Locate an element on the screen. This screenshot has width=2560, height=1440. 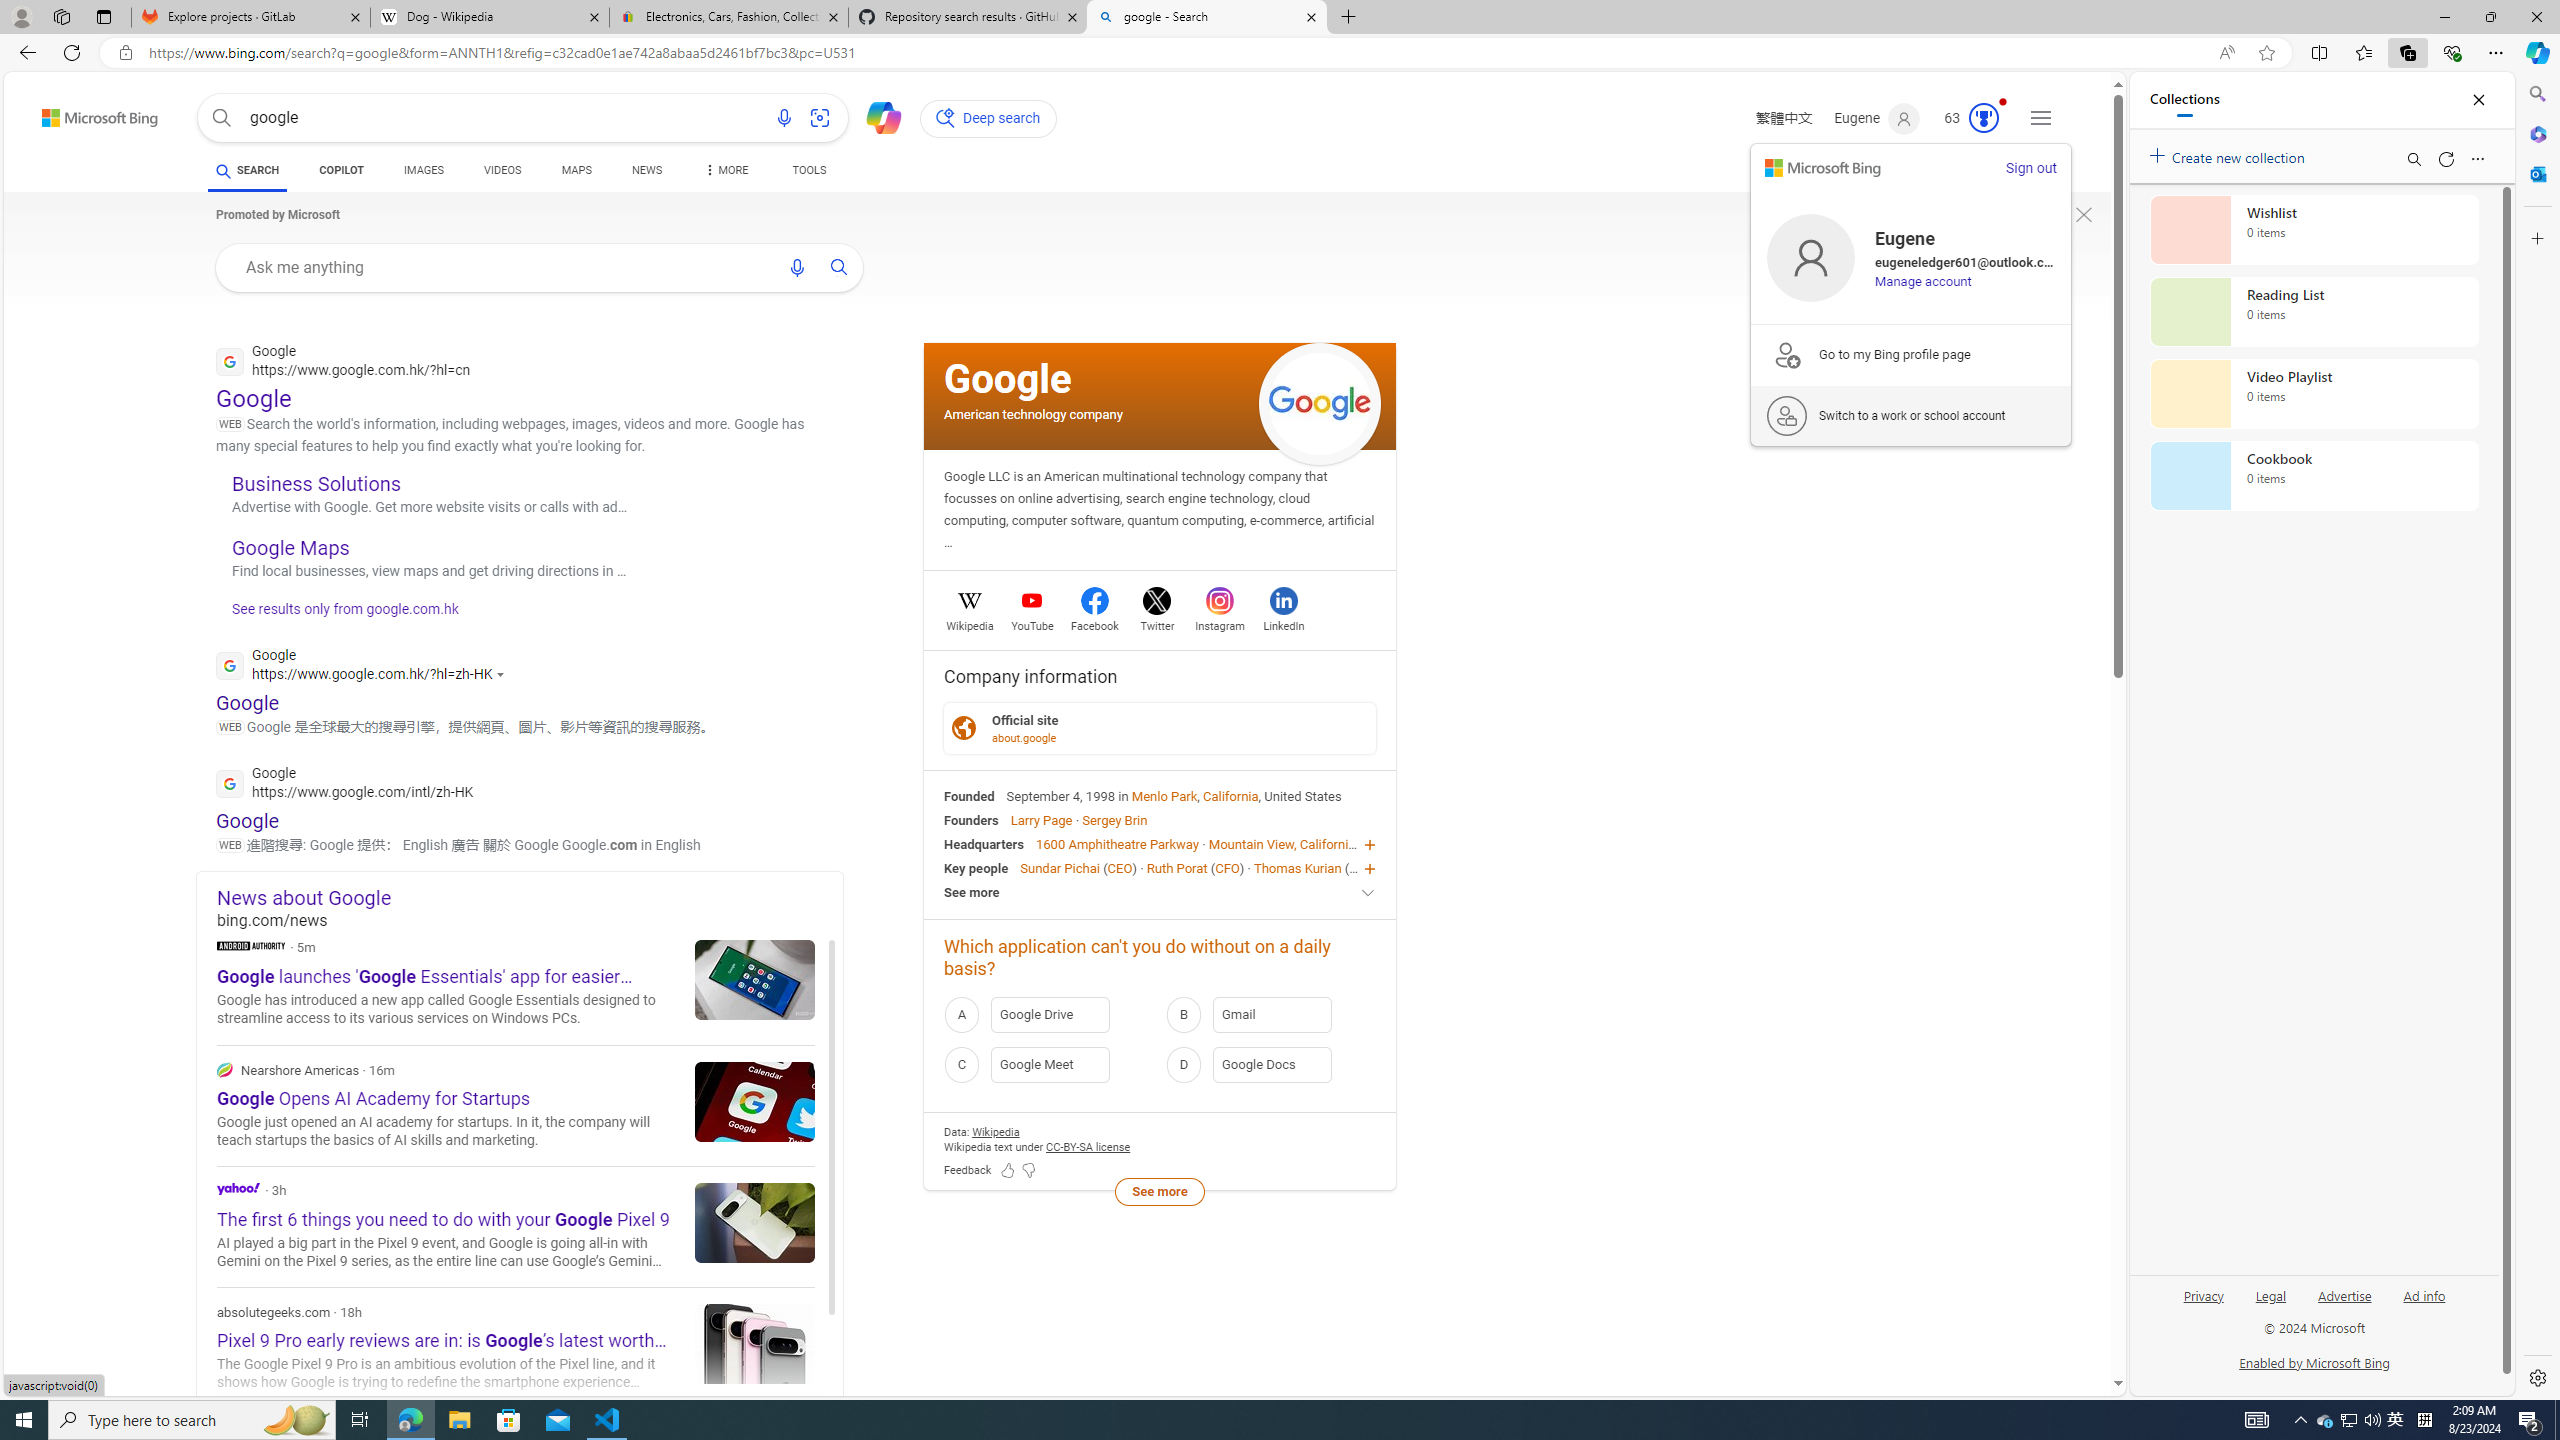
'Switch to a work or school account' is located at coordinates (1911, 414).